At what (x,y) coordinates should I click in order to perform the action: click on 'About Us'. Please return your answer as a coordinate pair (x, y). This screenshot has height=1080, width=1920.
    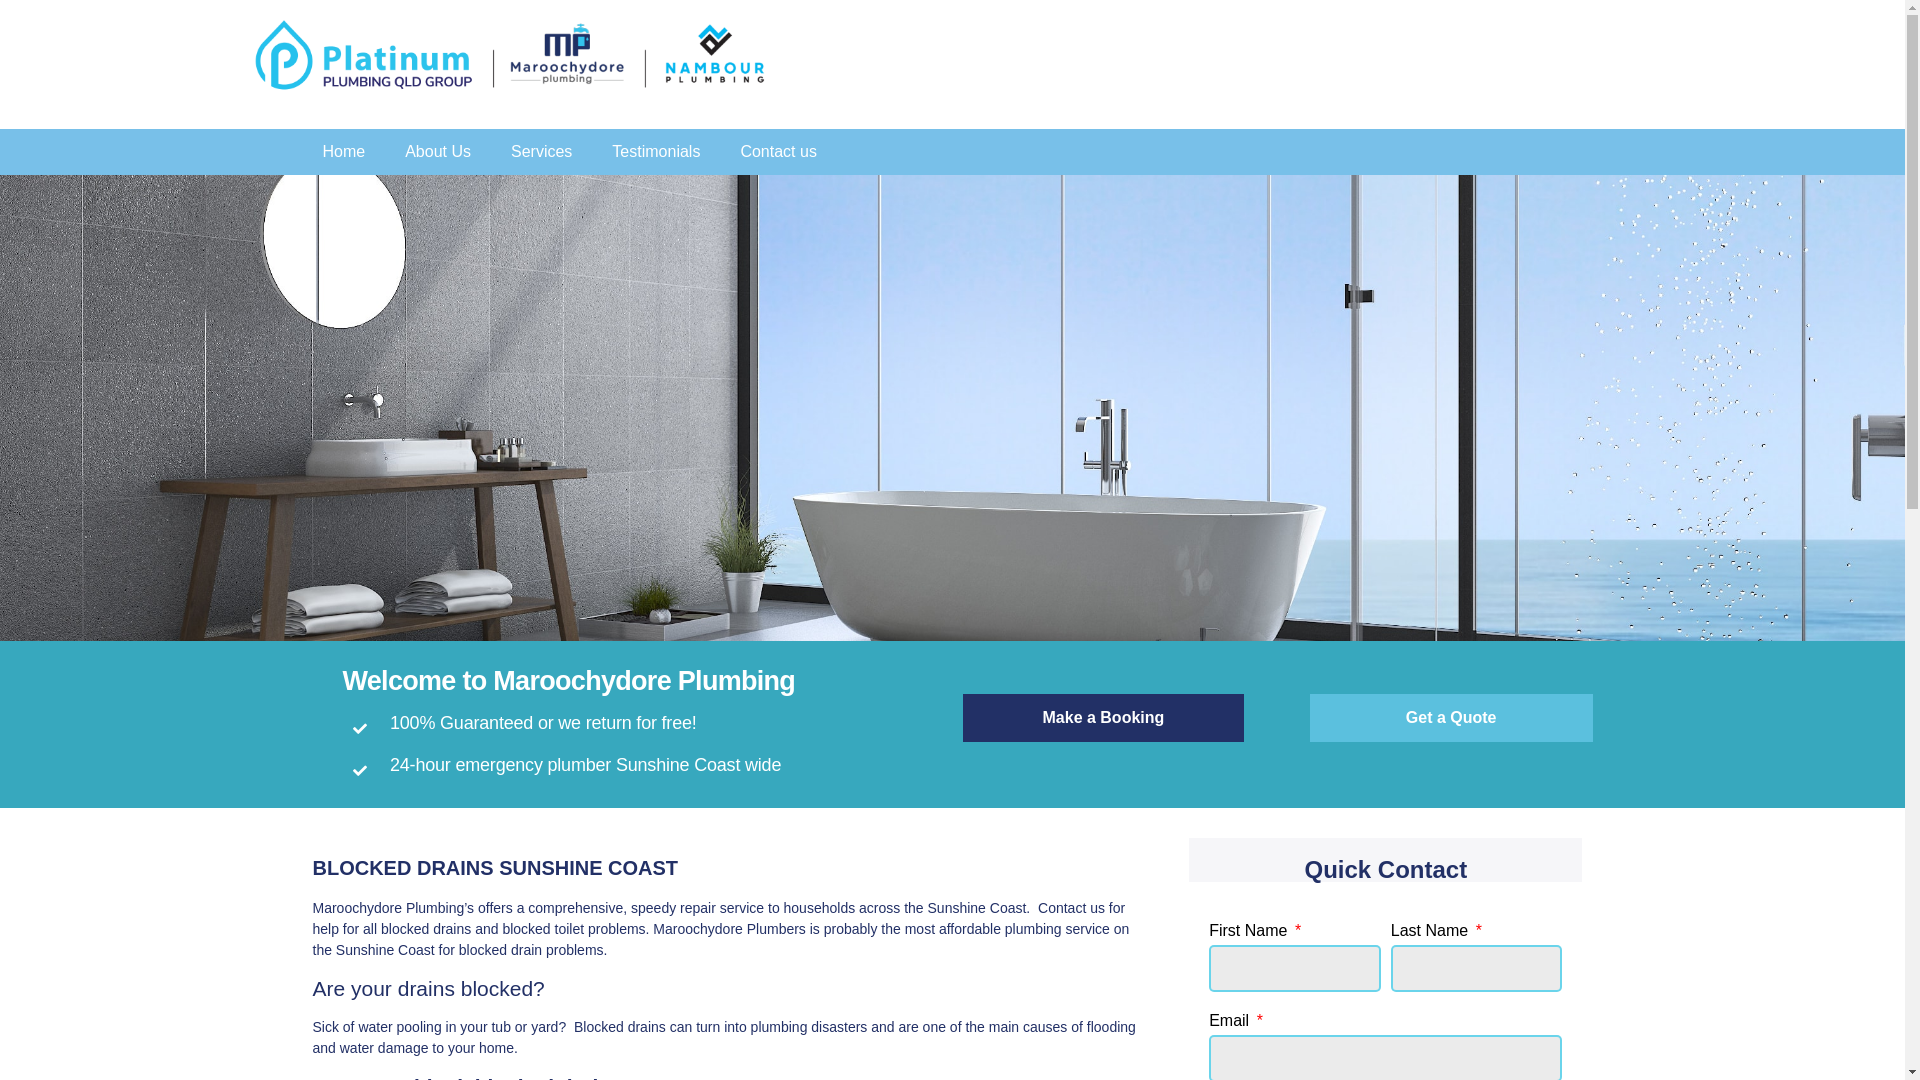
    Looking at the image, I should click on (436, 150).